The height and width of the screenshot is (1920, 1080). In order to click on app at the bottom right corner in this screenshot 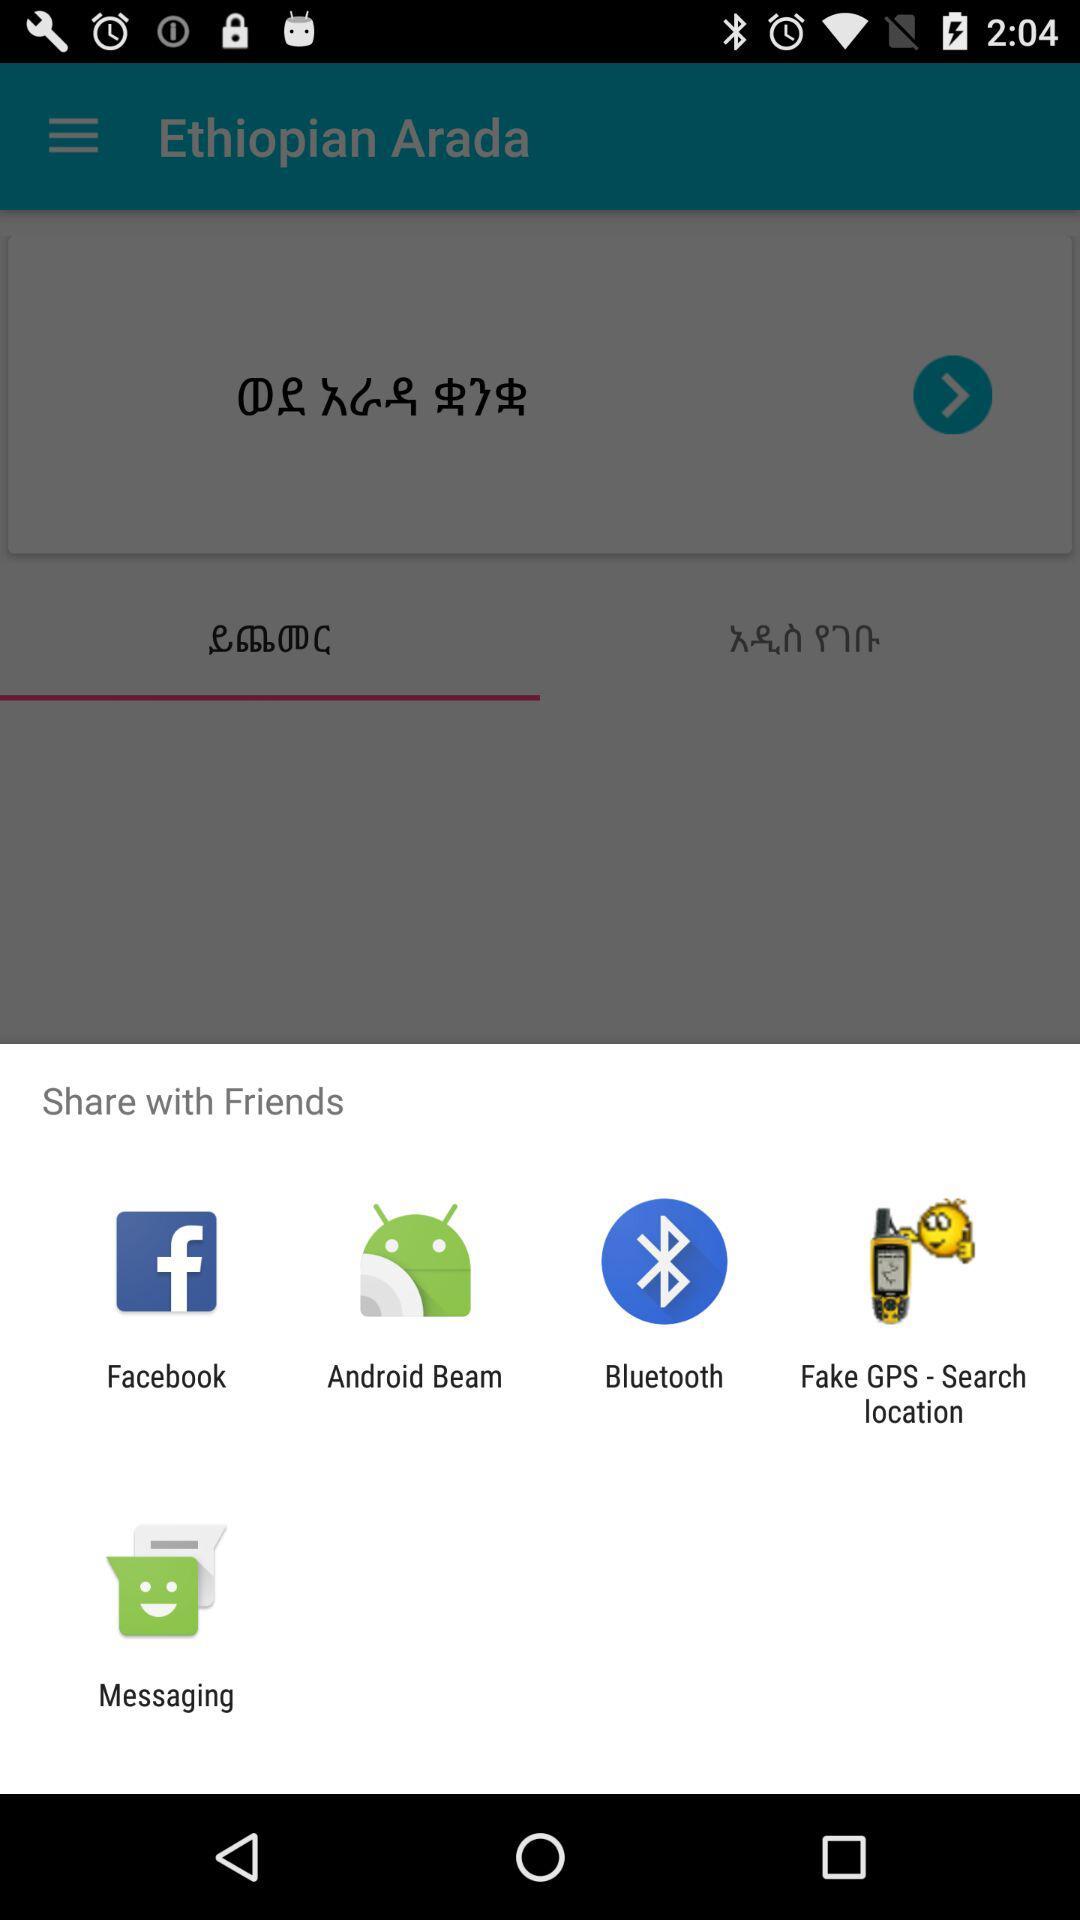, I will do `click(913, 1392)`.